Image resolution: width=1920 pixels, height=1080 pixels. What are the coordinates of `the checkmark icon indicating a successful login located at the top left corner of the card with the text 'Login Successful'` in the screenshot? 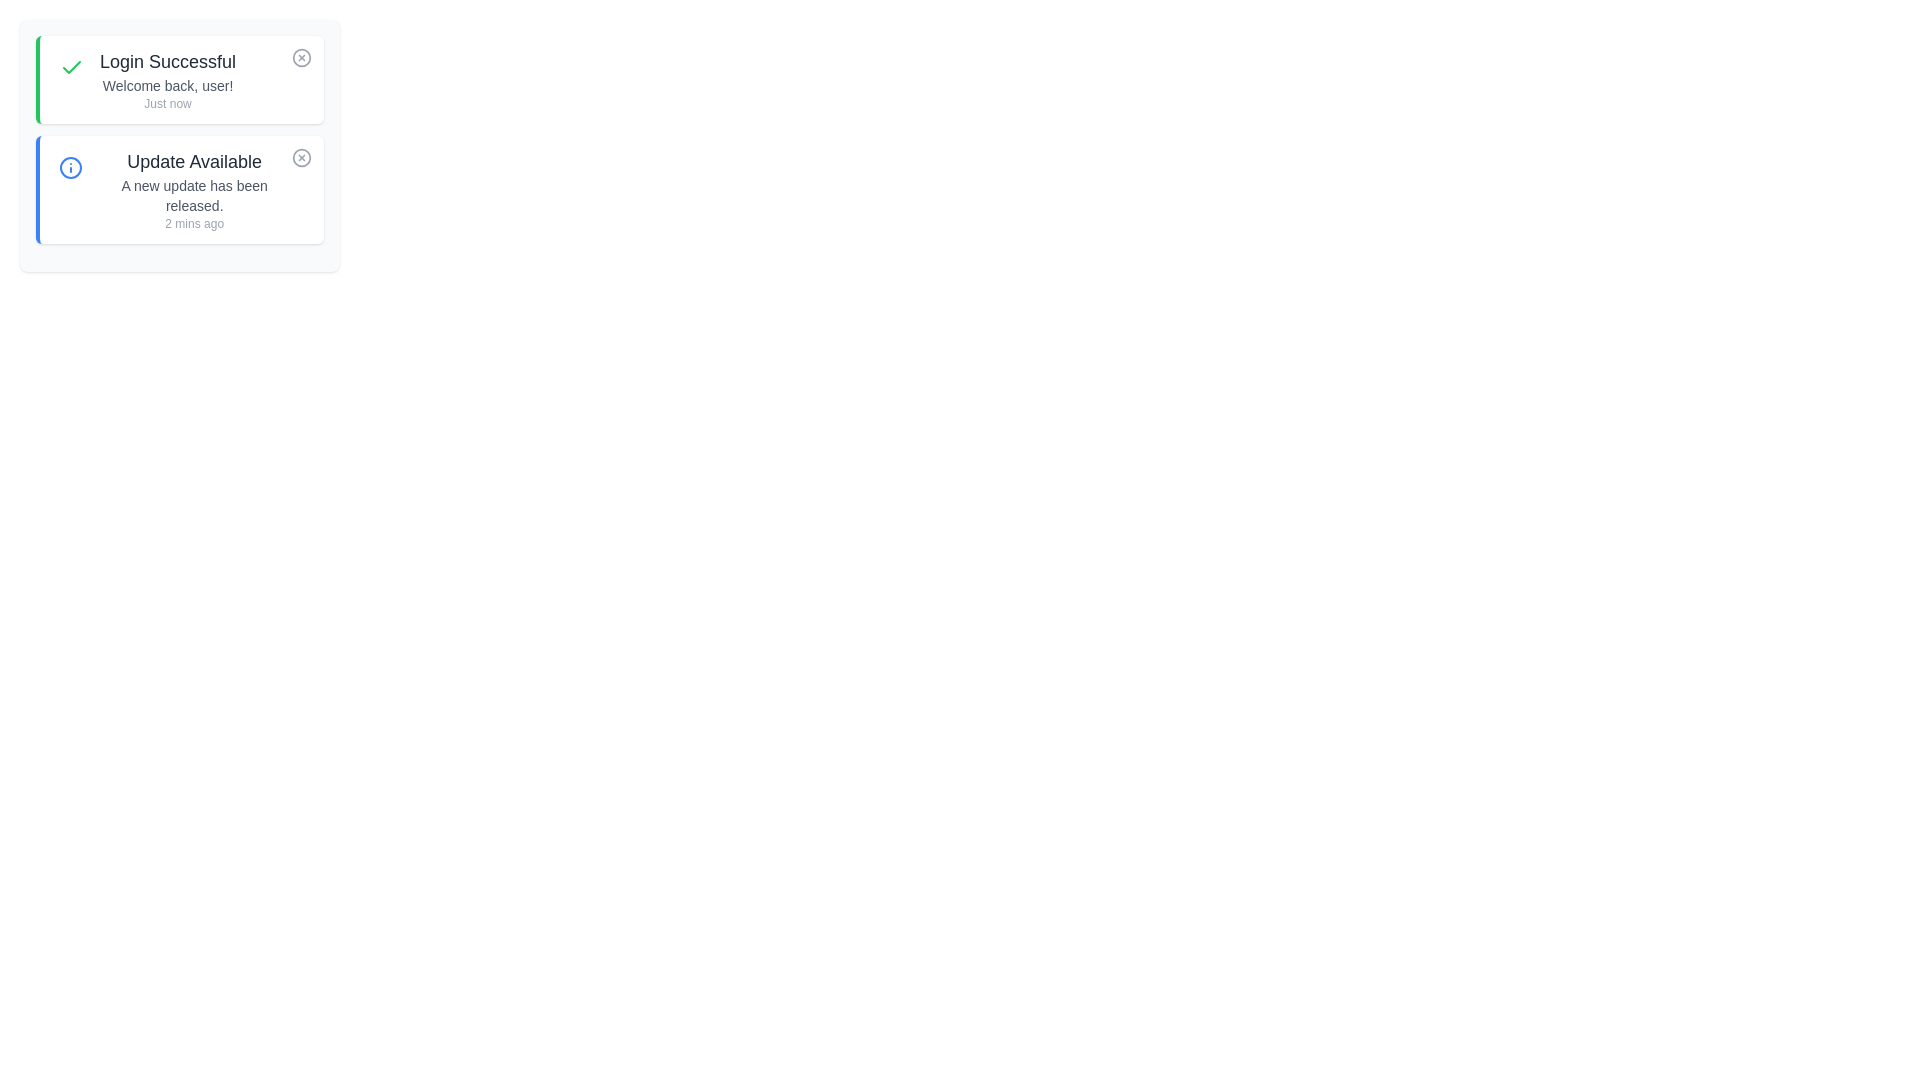 It's located at (72, 67).